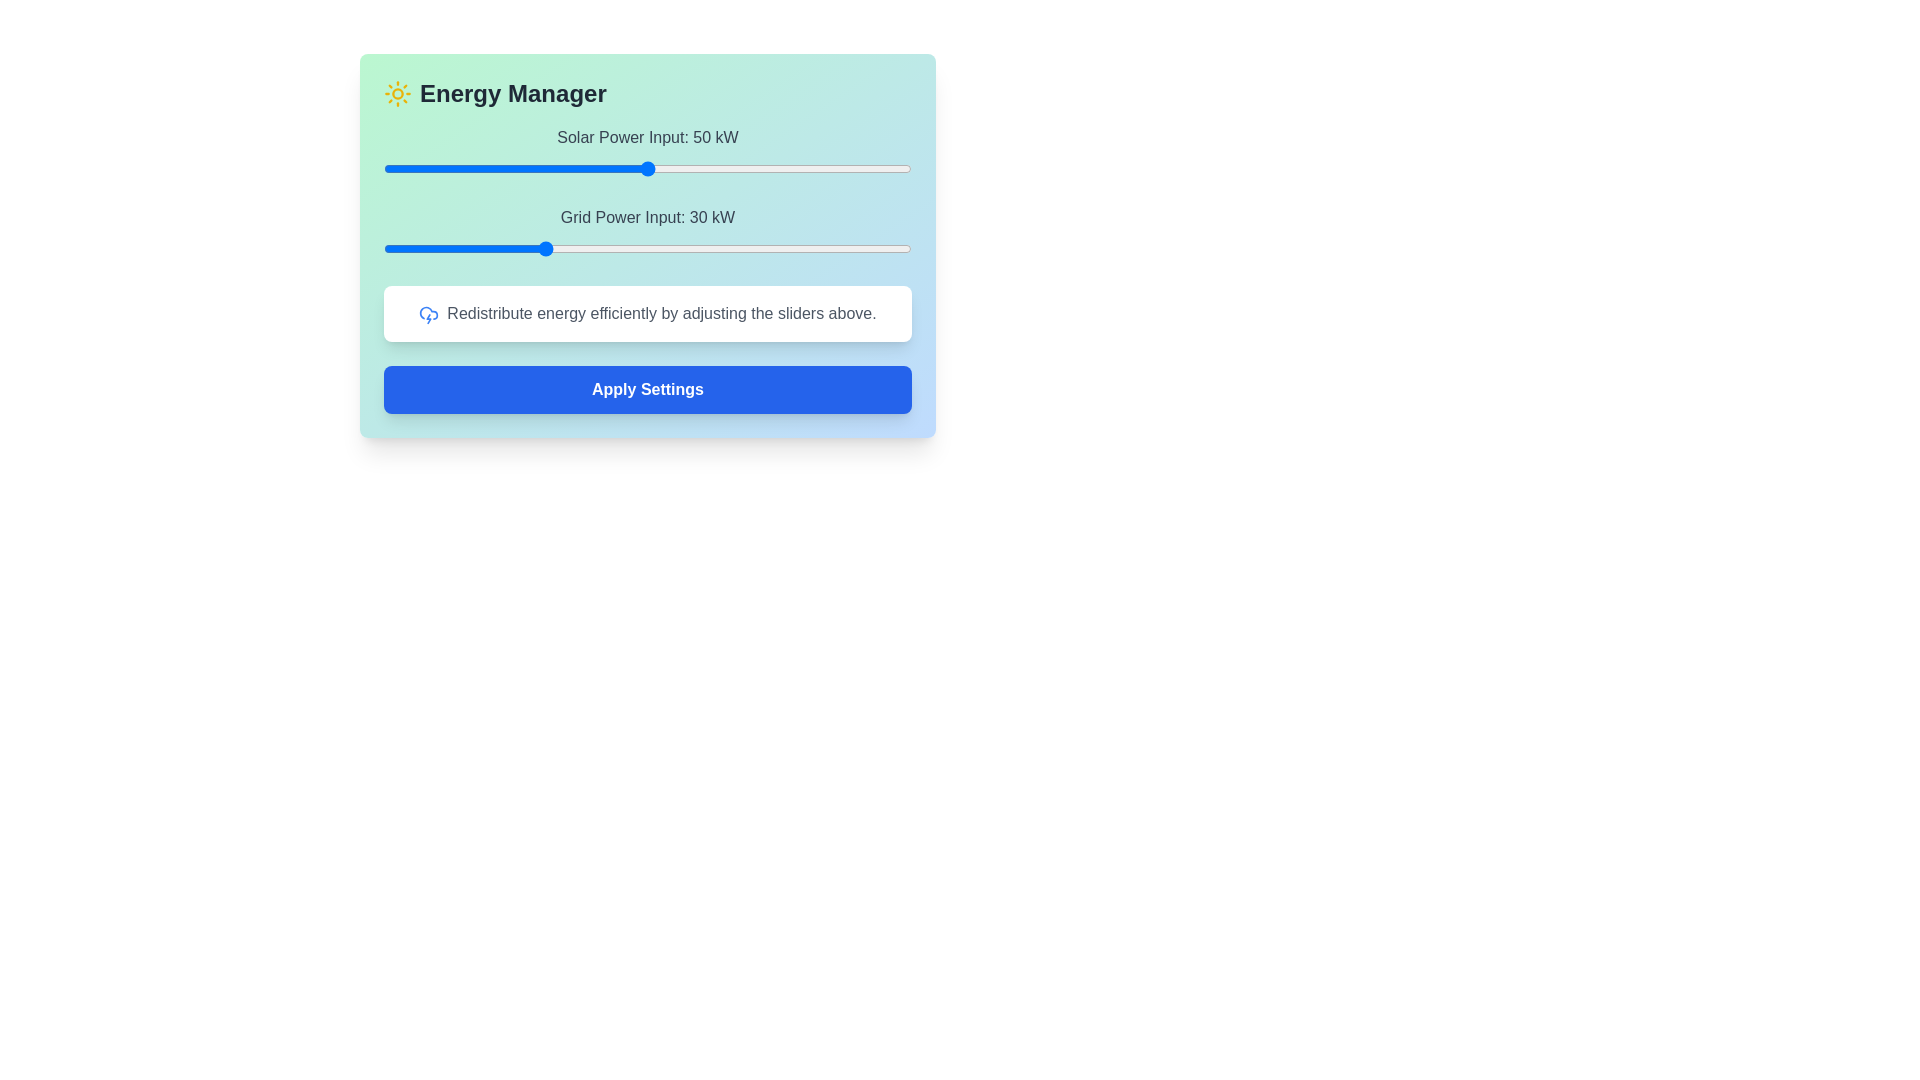 The height and width of the screenshot is (1080, 1920). I want to click on the Grid Power Input slider to 32 kW, so click(552, 248).